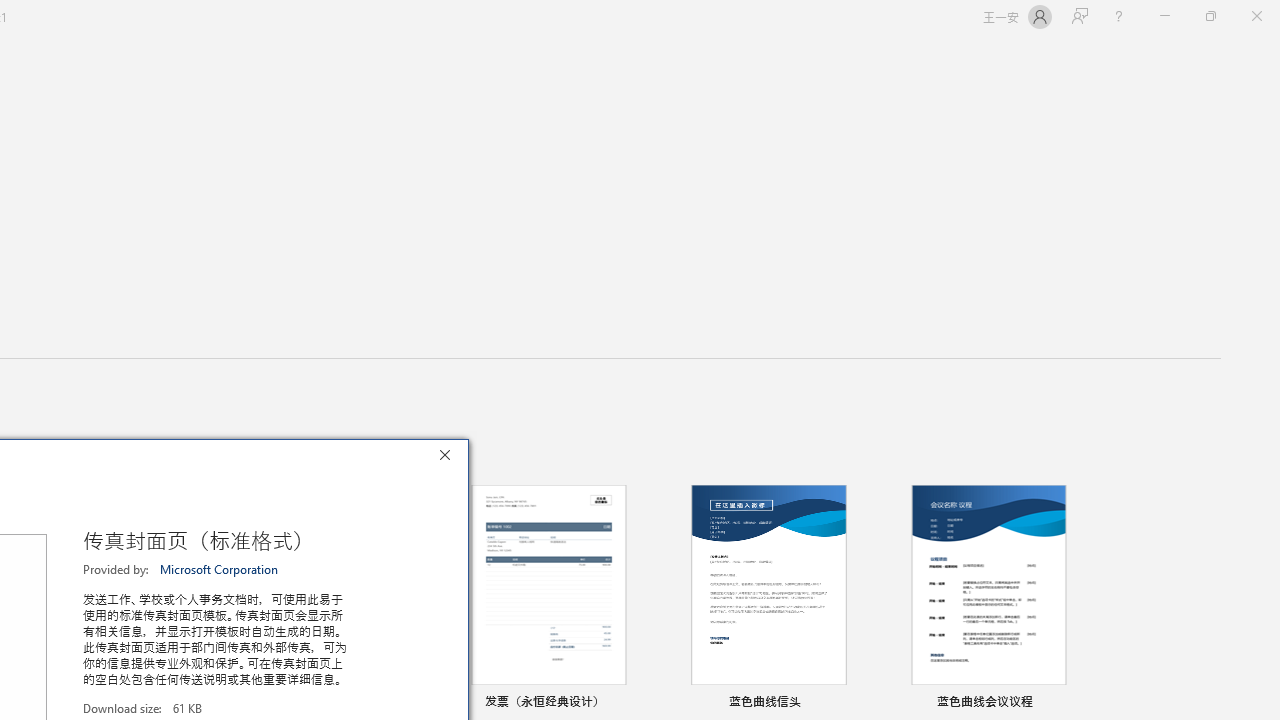 The width and height of the screenshot is (1280, 720). Describe the element at coordinates (220, 569) in the screenshot. I see `'Microsoft Corporation'` at that location.